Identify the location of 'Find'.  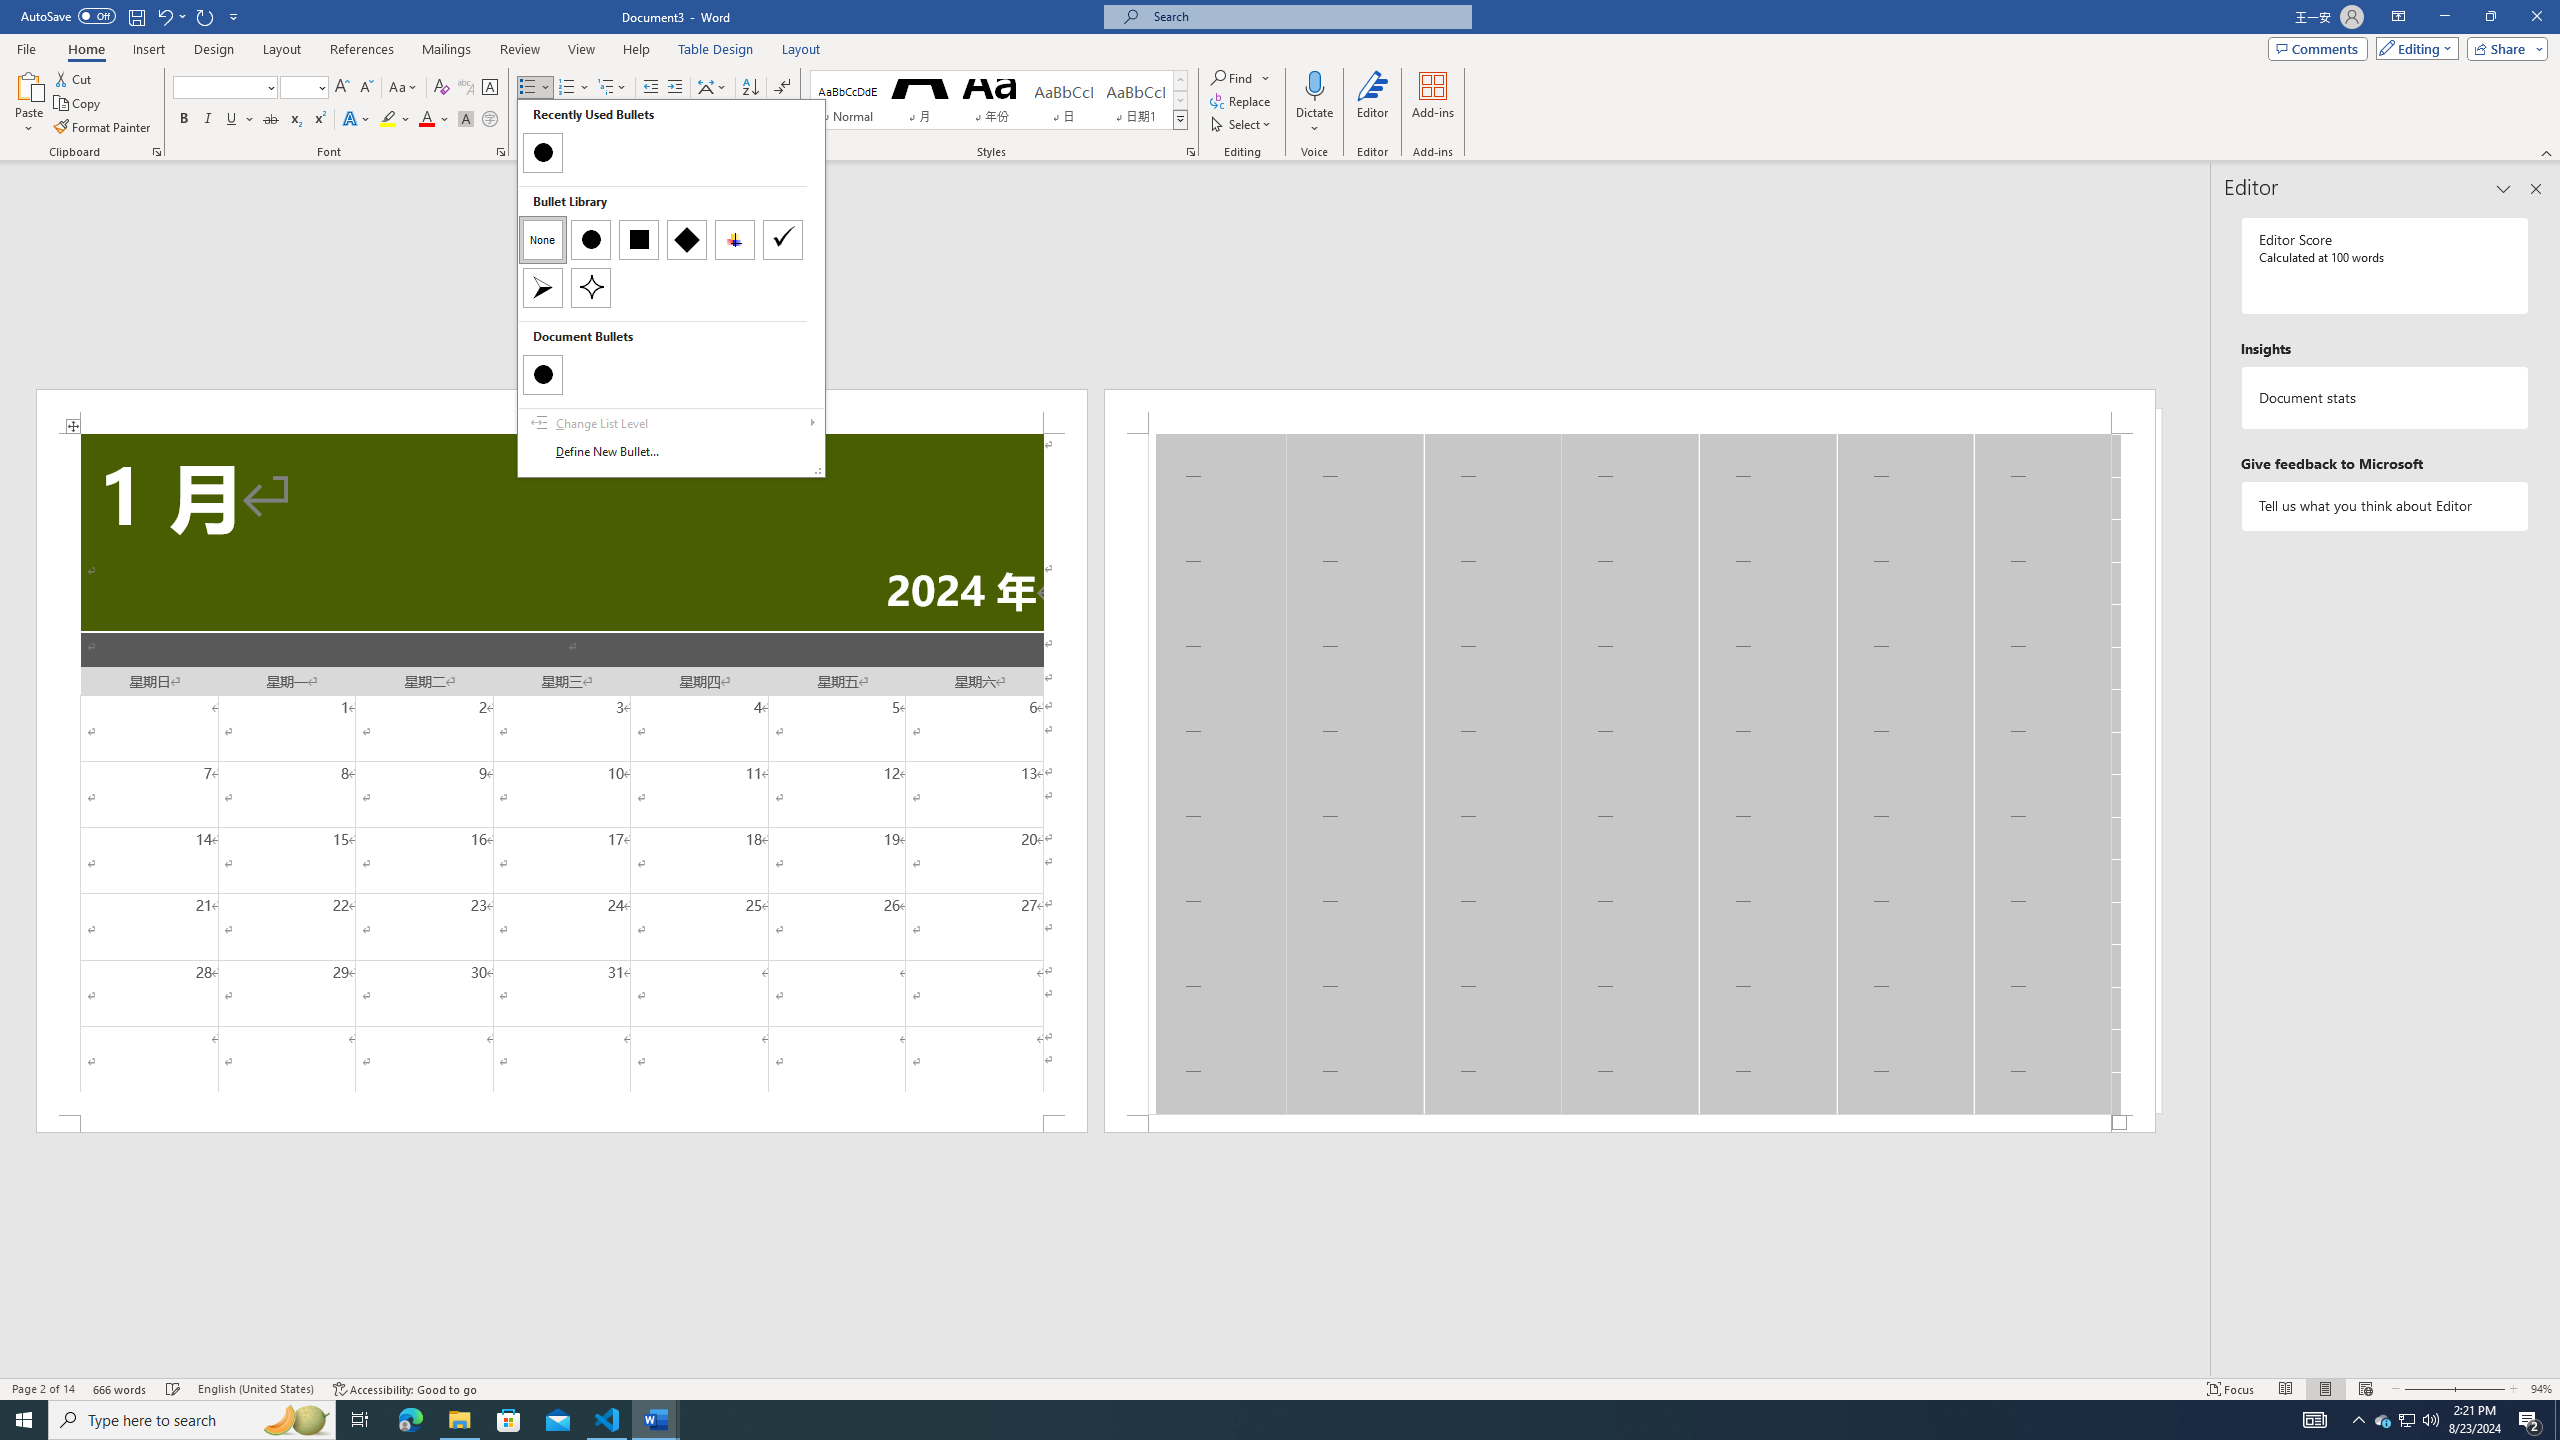
(1239, 77).